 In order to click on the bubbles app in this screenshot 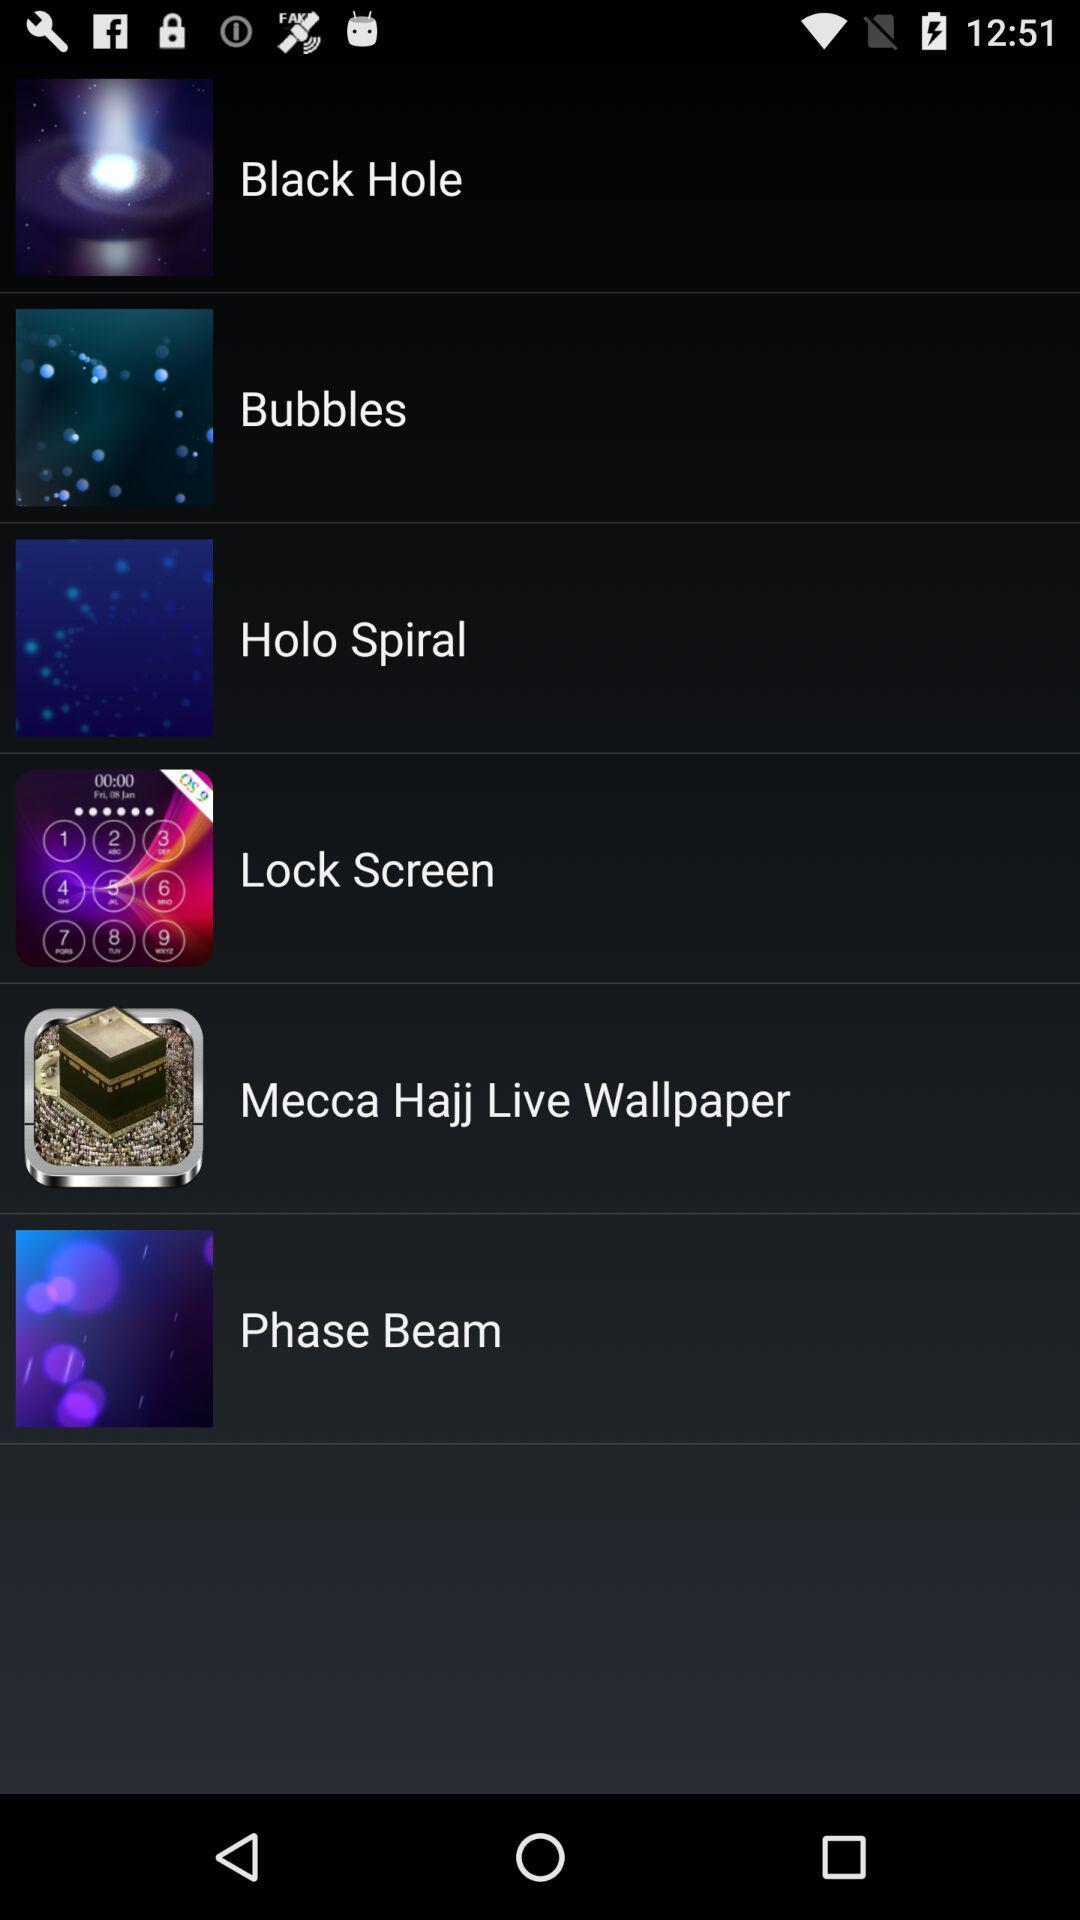, I will do `click(322, 406)`.